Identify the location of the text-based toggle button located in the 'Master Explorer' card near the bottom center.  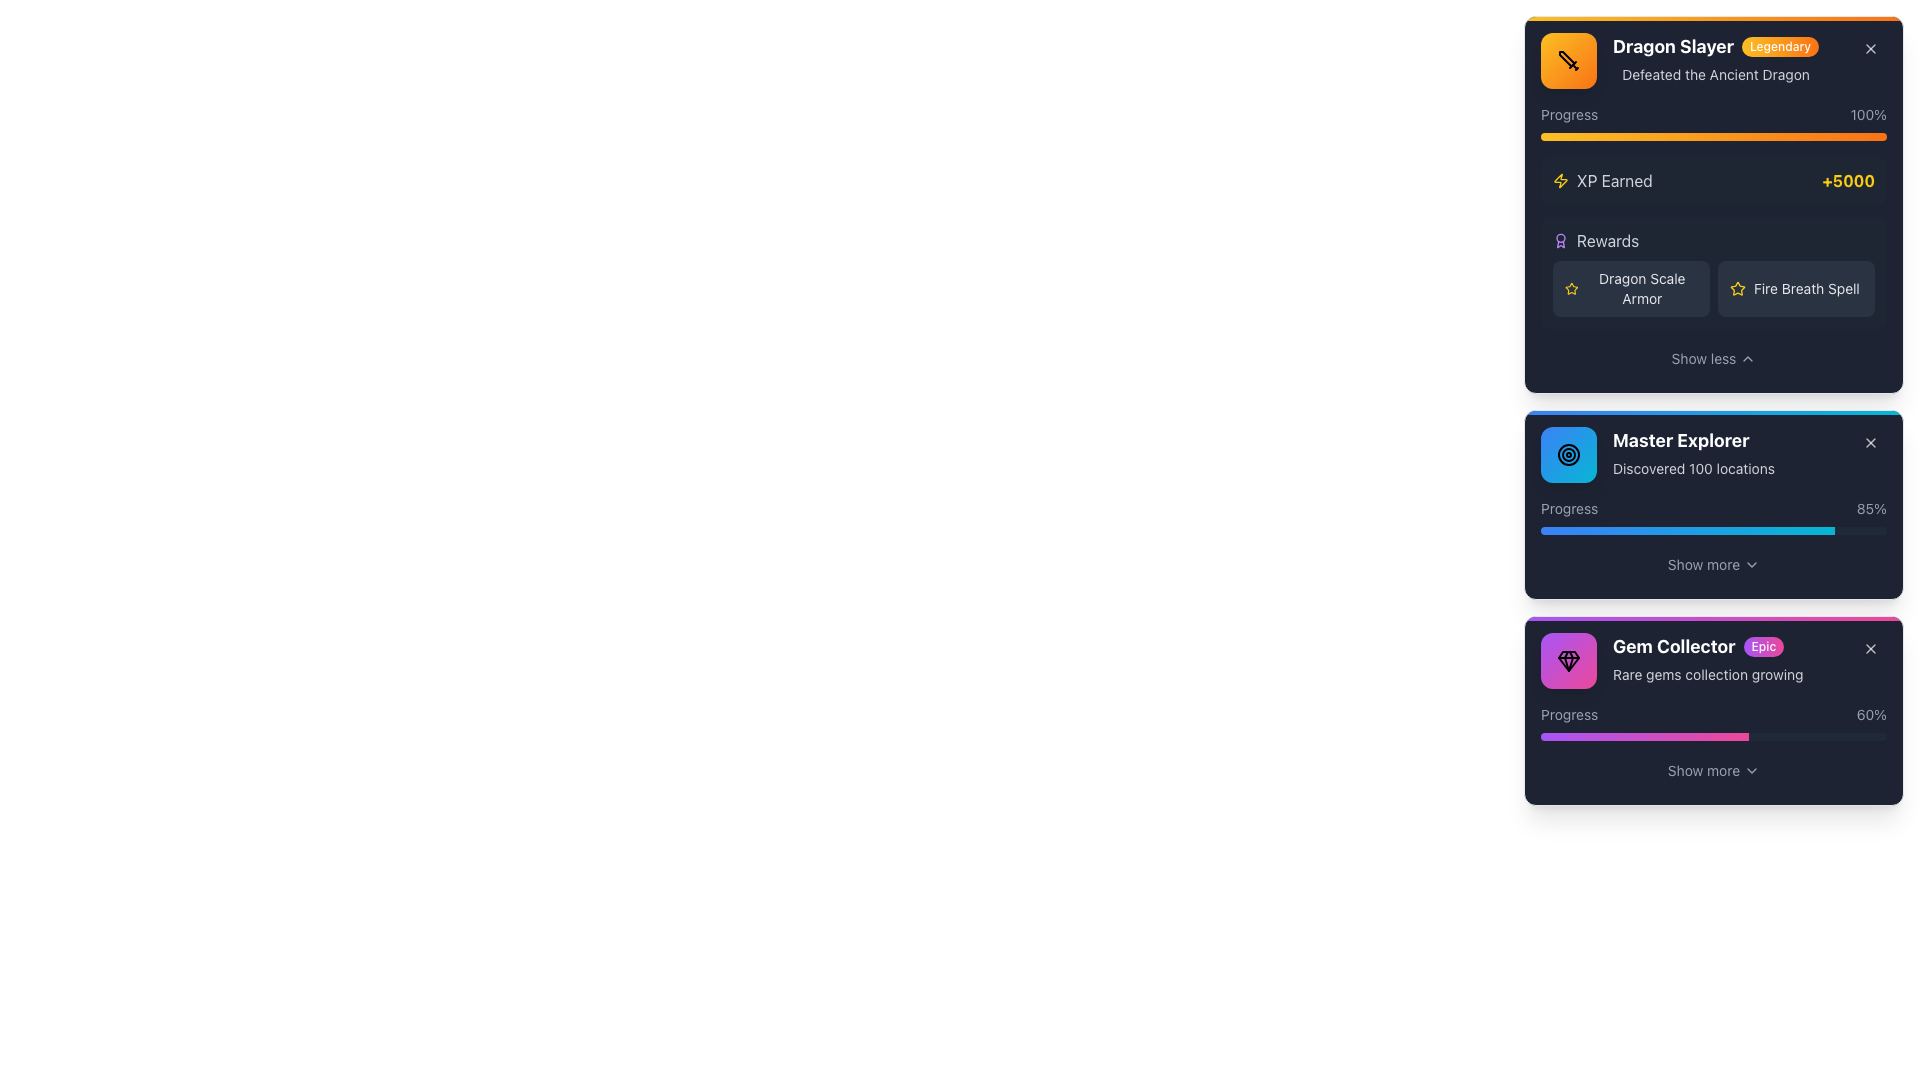
(1703, 564).